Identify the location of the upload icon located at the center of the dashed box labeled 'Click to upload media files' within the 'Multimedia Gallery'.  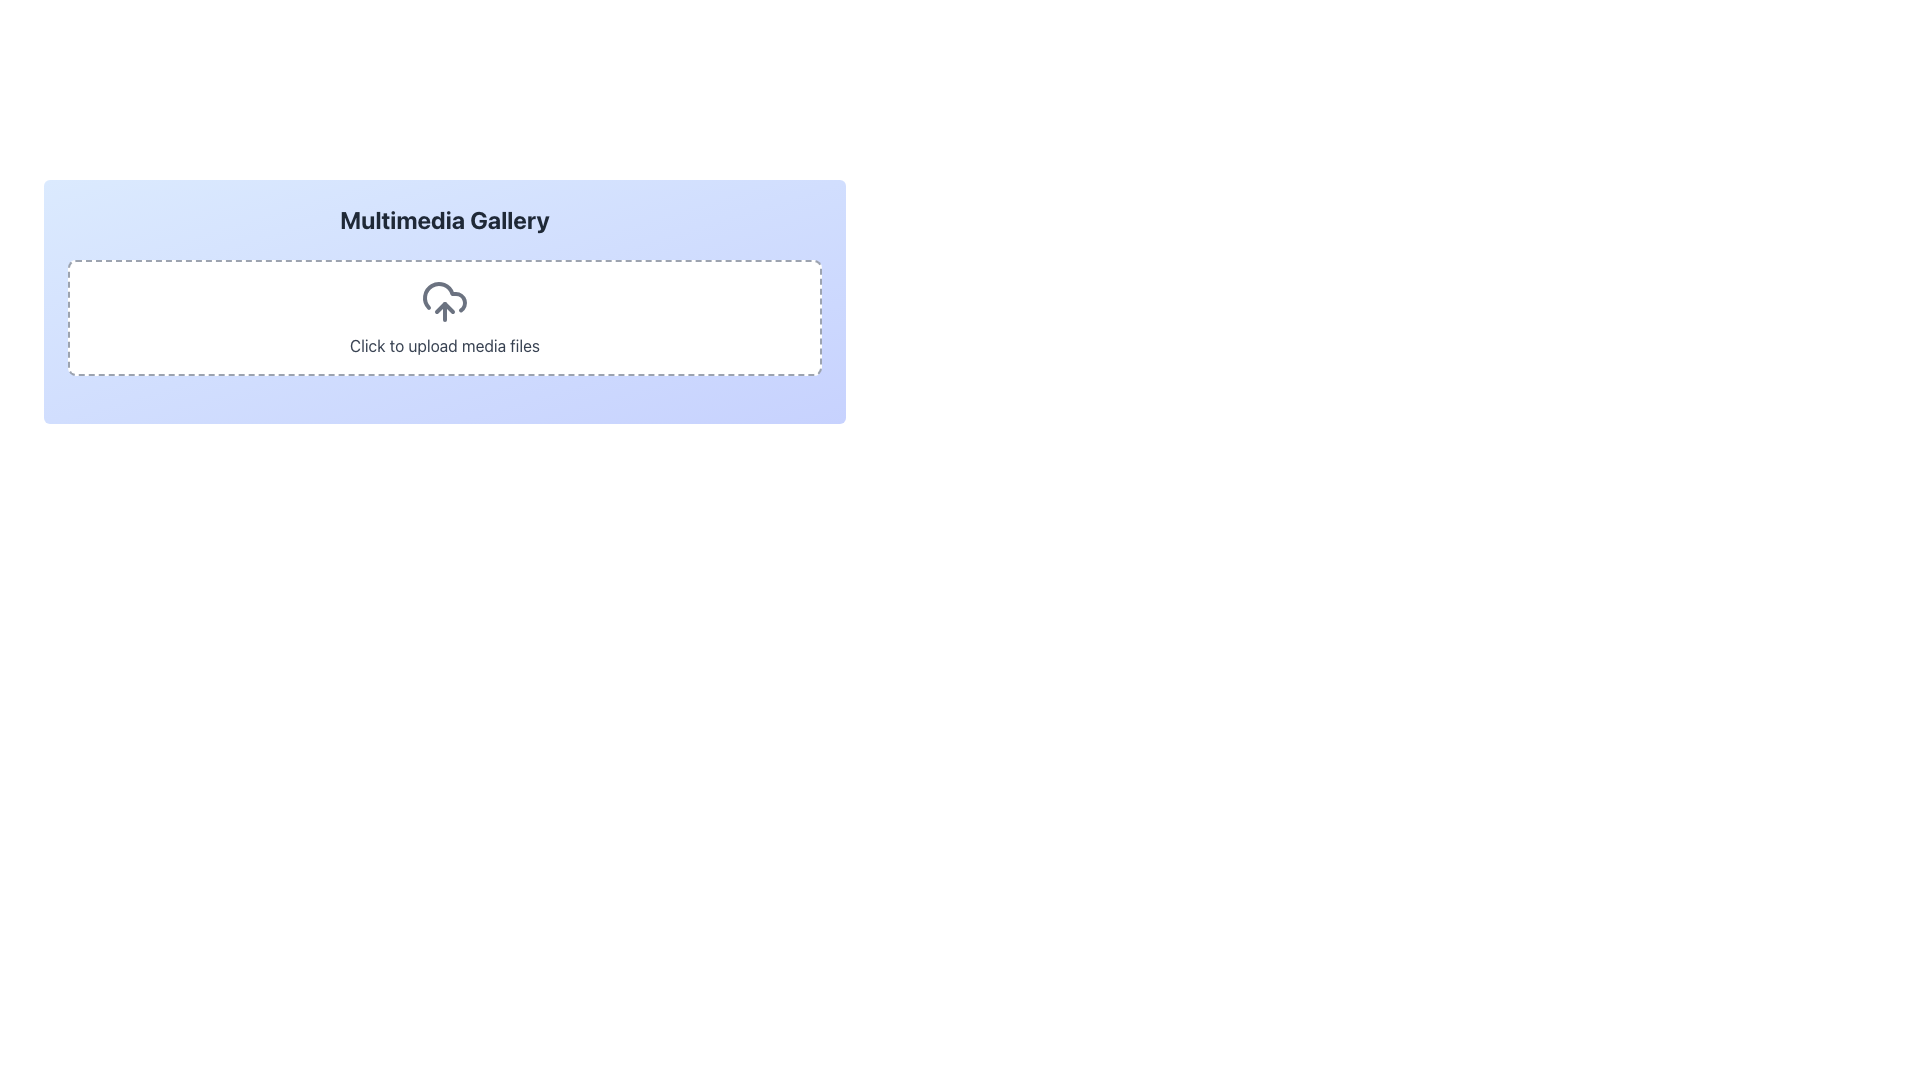
(444, 301).